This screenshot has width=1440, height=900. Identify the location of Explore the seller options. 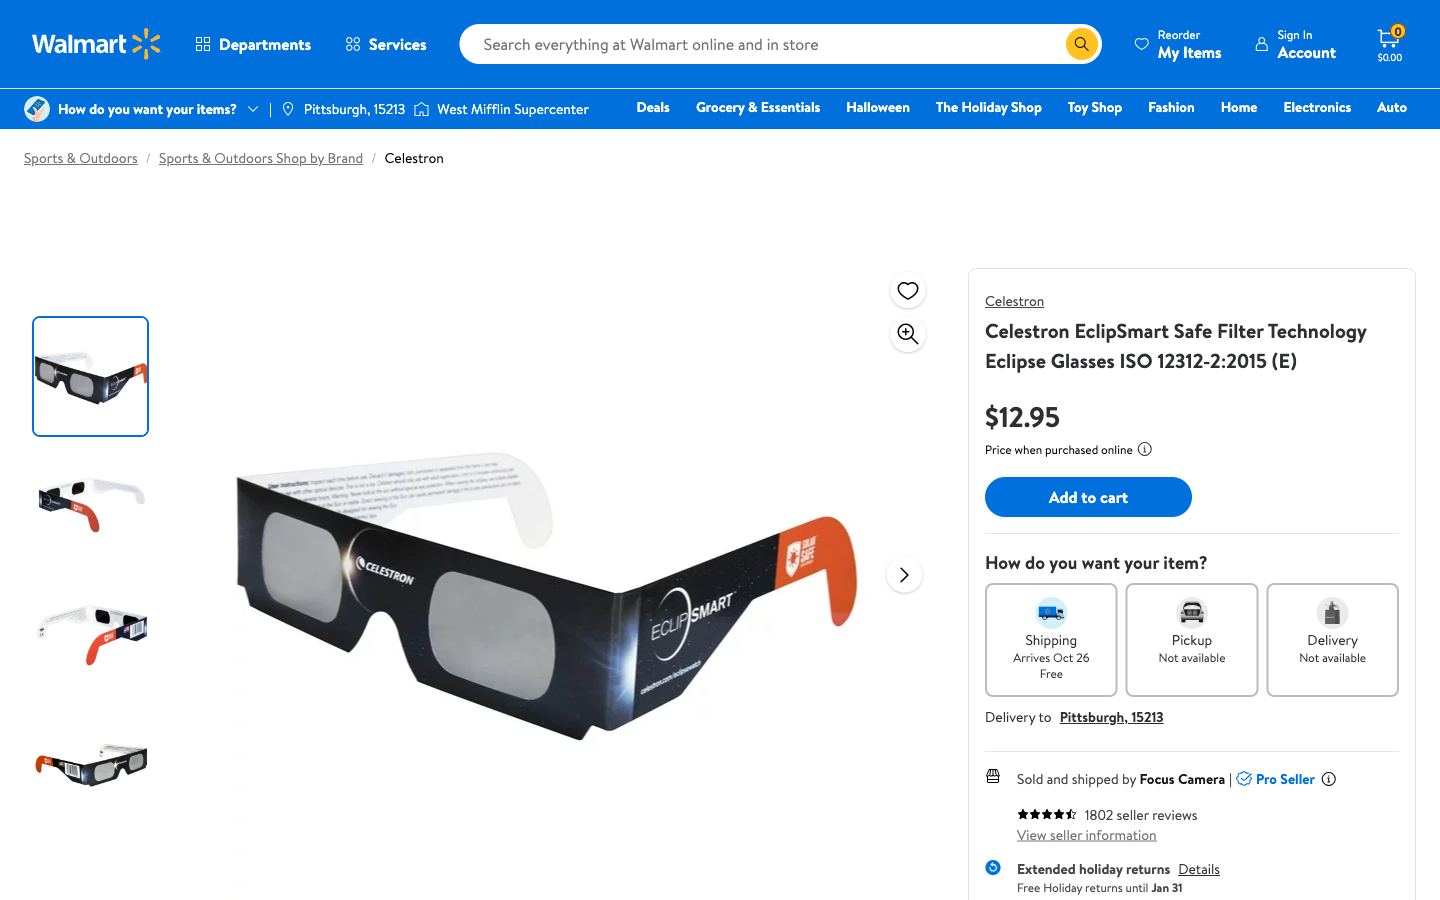
(1086, 834).